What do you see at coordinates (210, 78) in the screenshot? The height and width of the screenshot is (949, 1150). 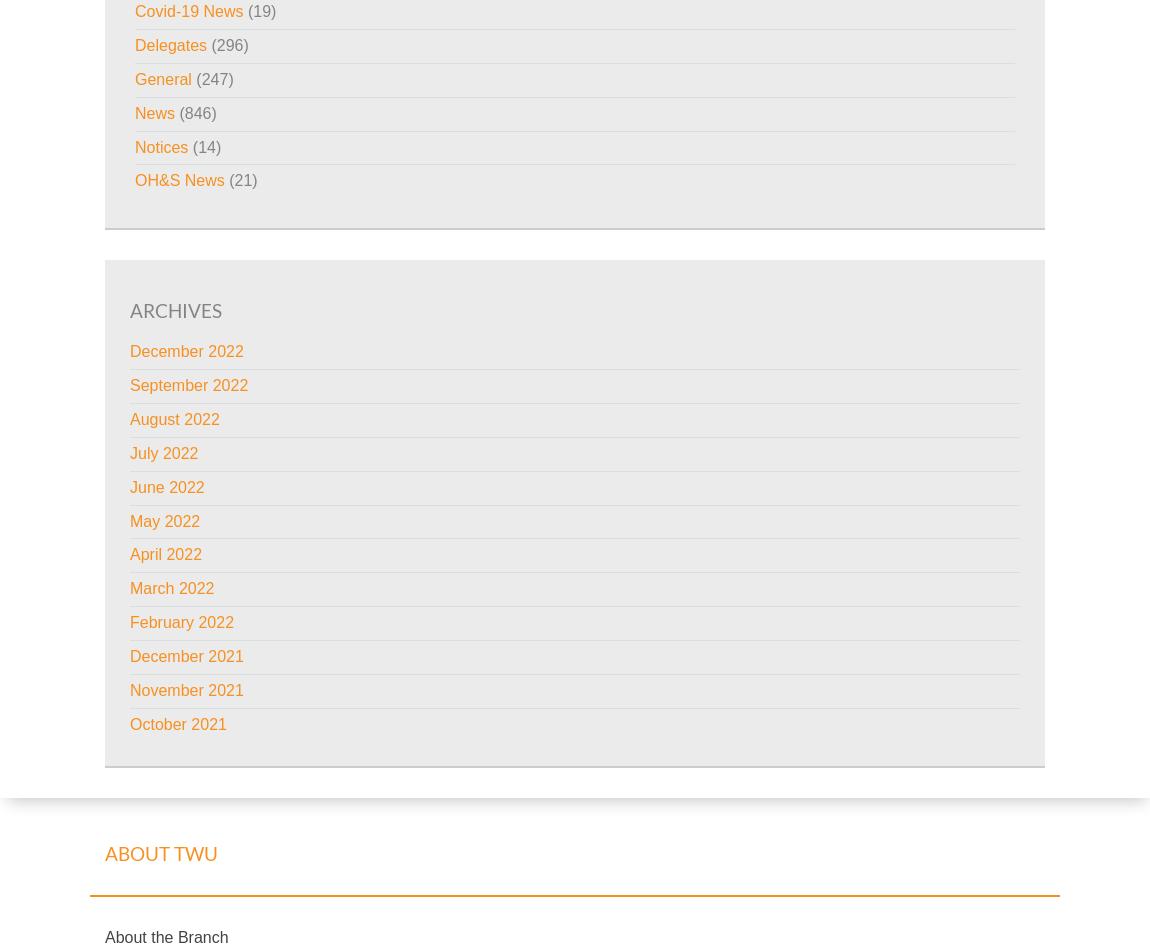 I see `'(247)'` at bounding box center [210, 78].